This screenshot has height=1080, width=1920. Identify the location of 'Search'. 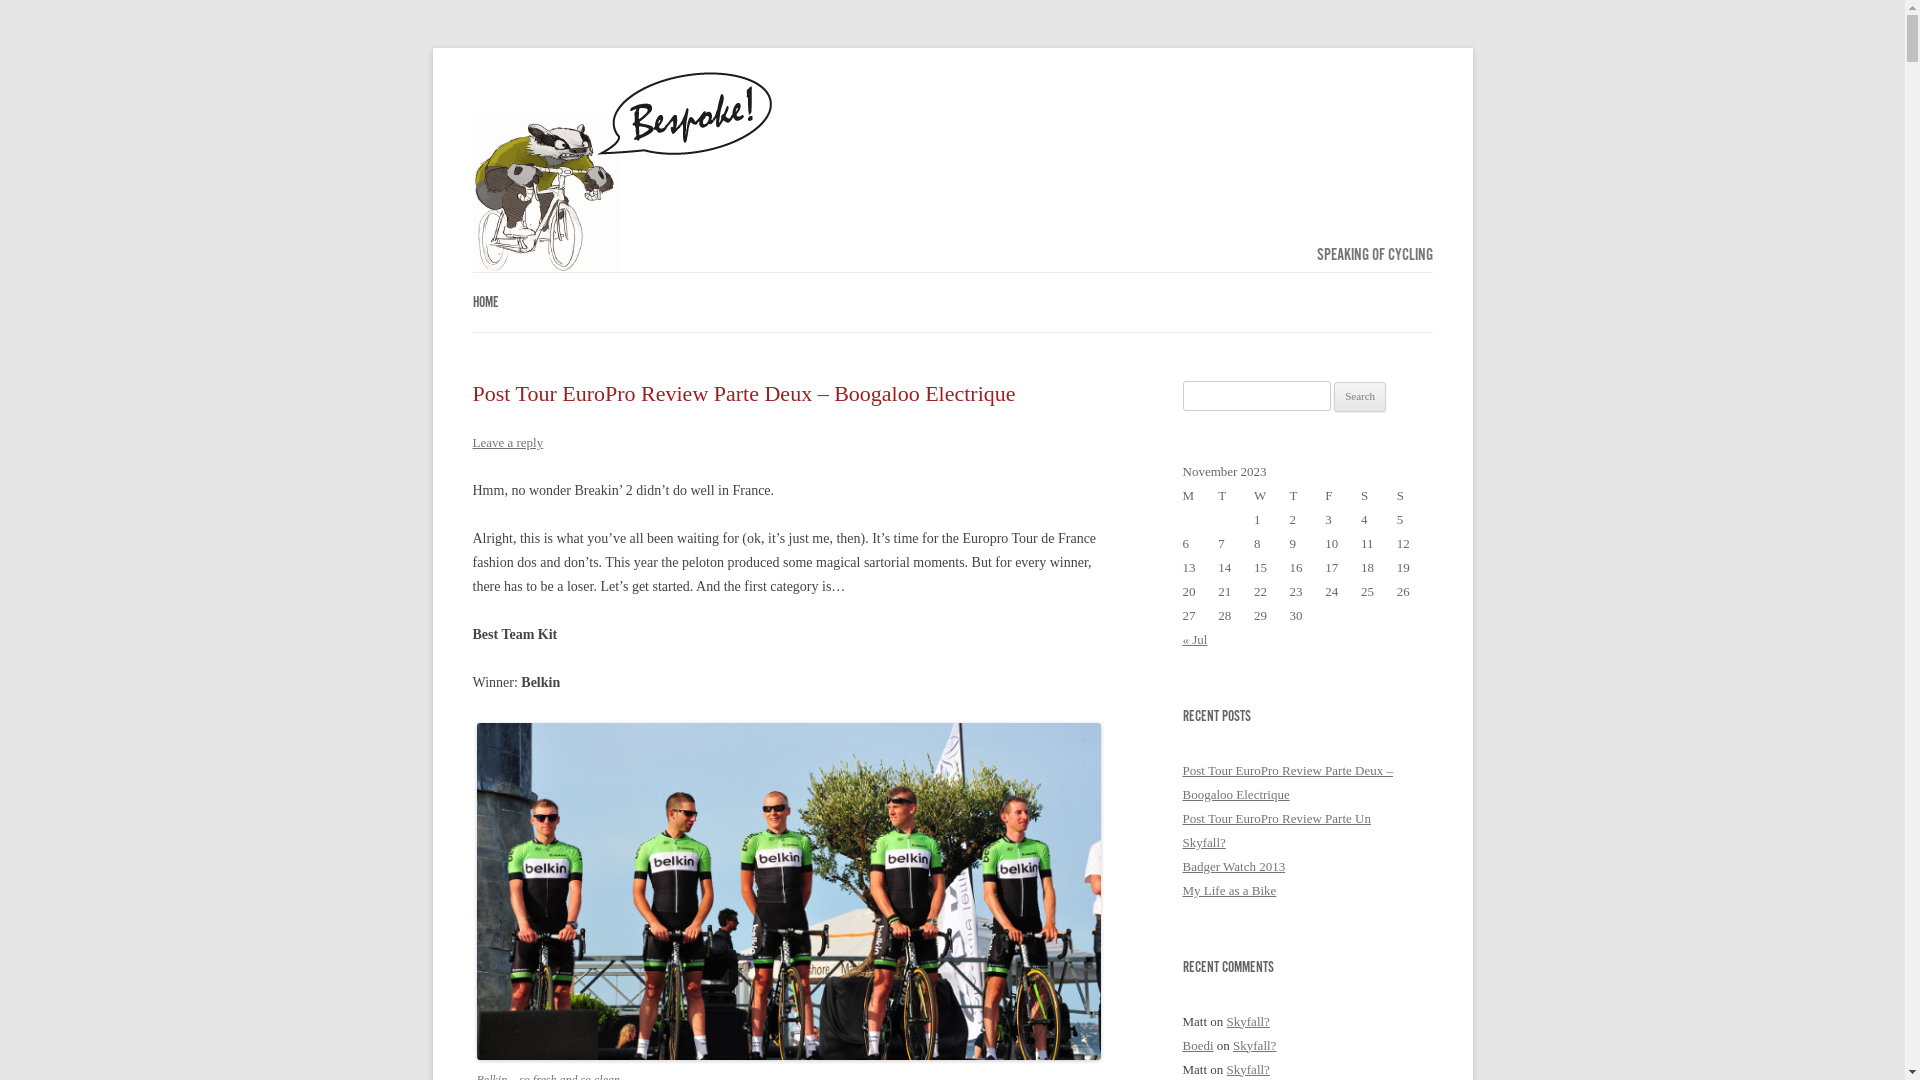
(1334, 397).